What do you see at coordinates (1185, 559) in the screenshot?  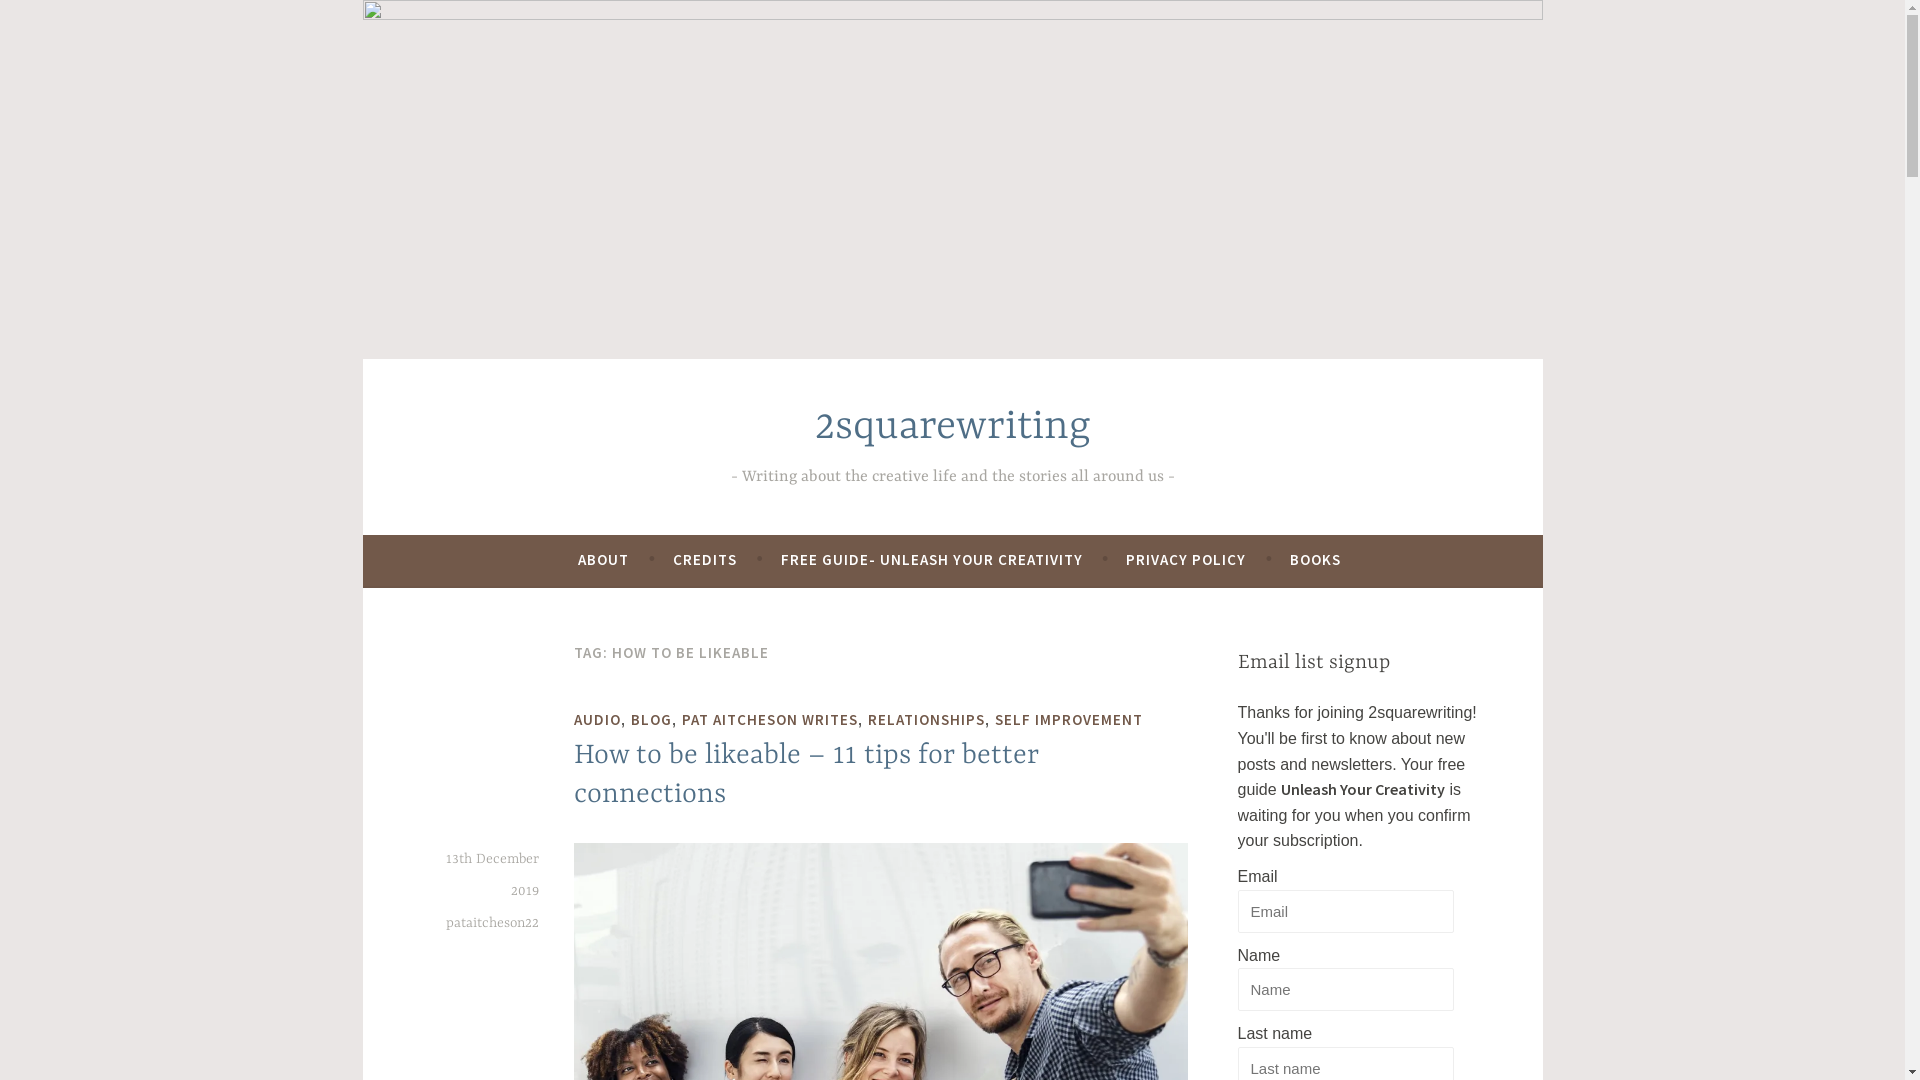 I see `'PRIVACY POLICY'` at bounding box center [1185, 559].